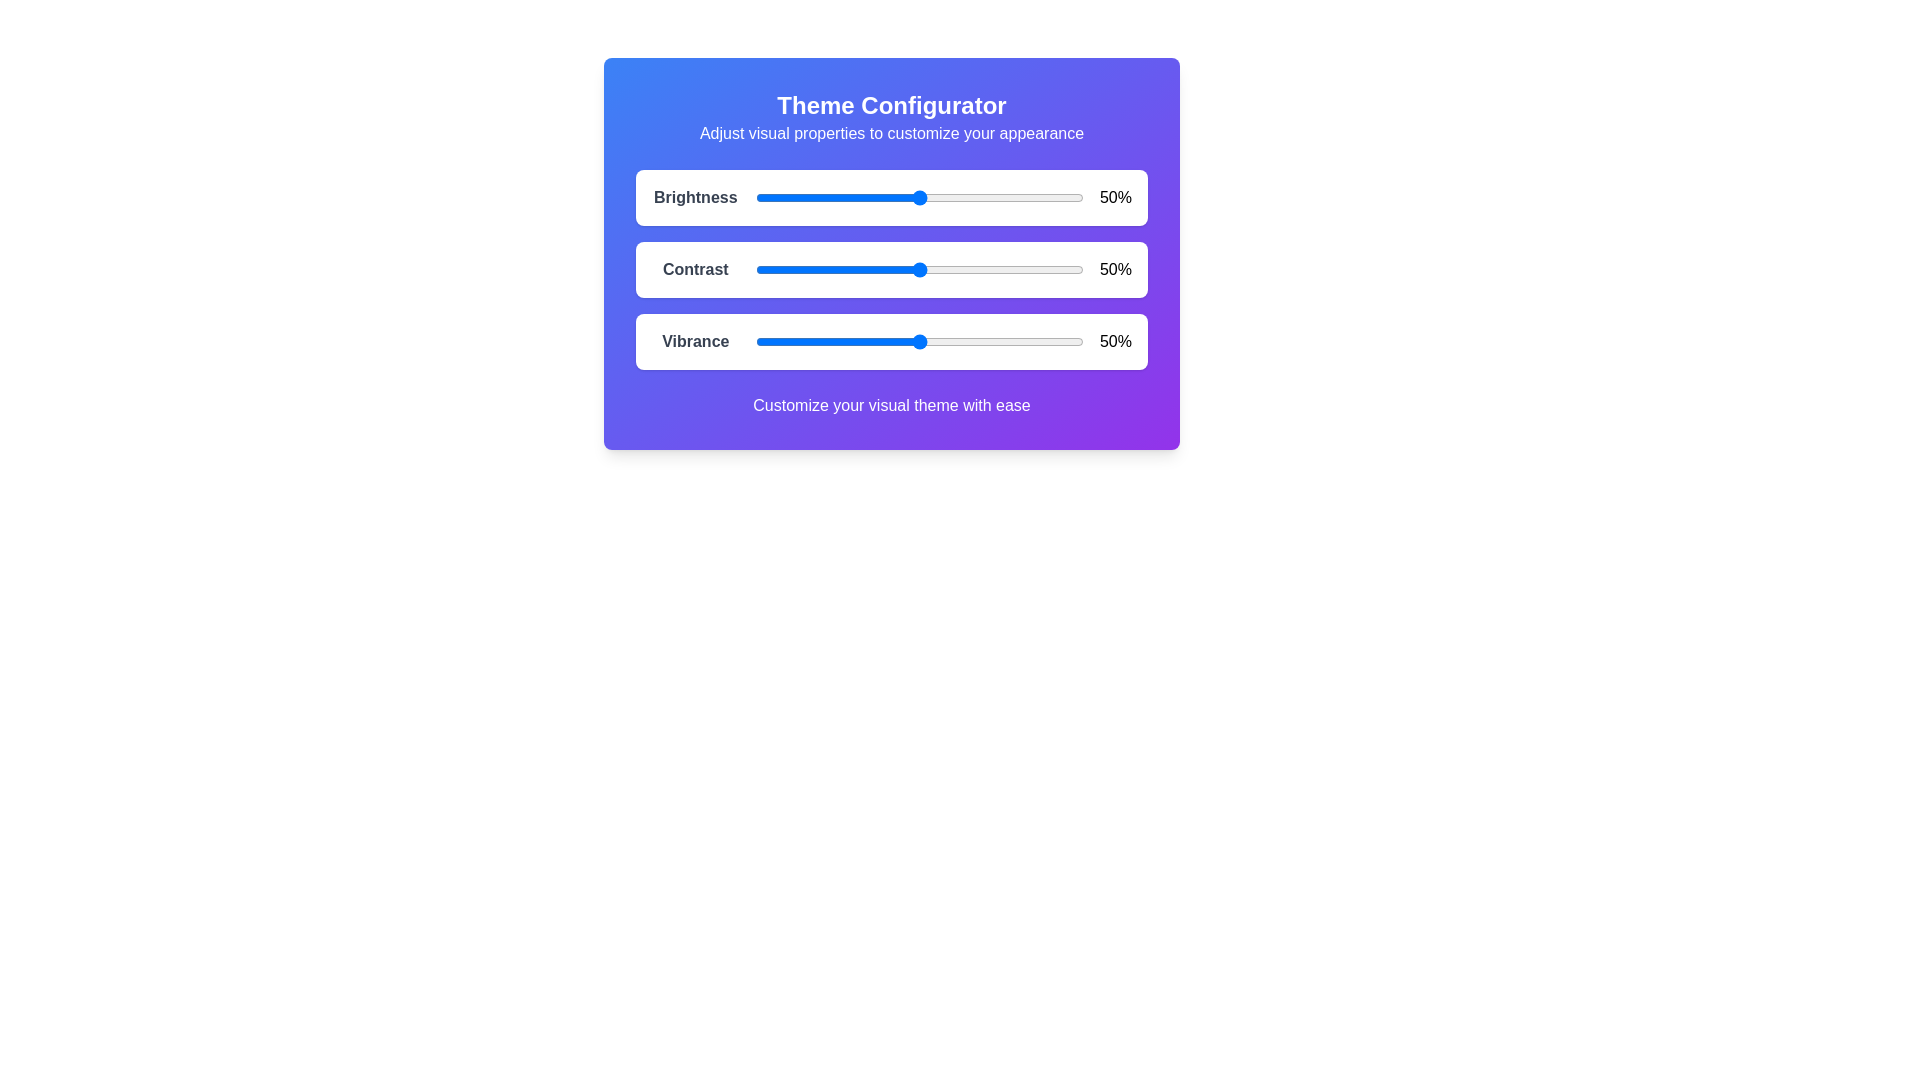 This screenshot has width=1920, height=1080. I want to click on the brightness slider to 5%, so click(771, 197).